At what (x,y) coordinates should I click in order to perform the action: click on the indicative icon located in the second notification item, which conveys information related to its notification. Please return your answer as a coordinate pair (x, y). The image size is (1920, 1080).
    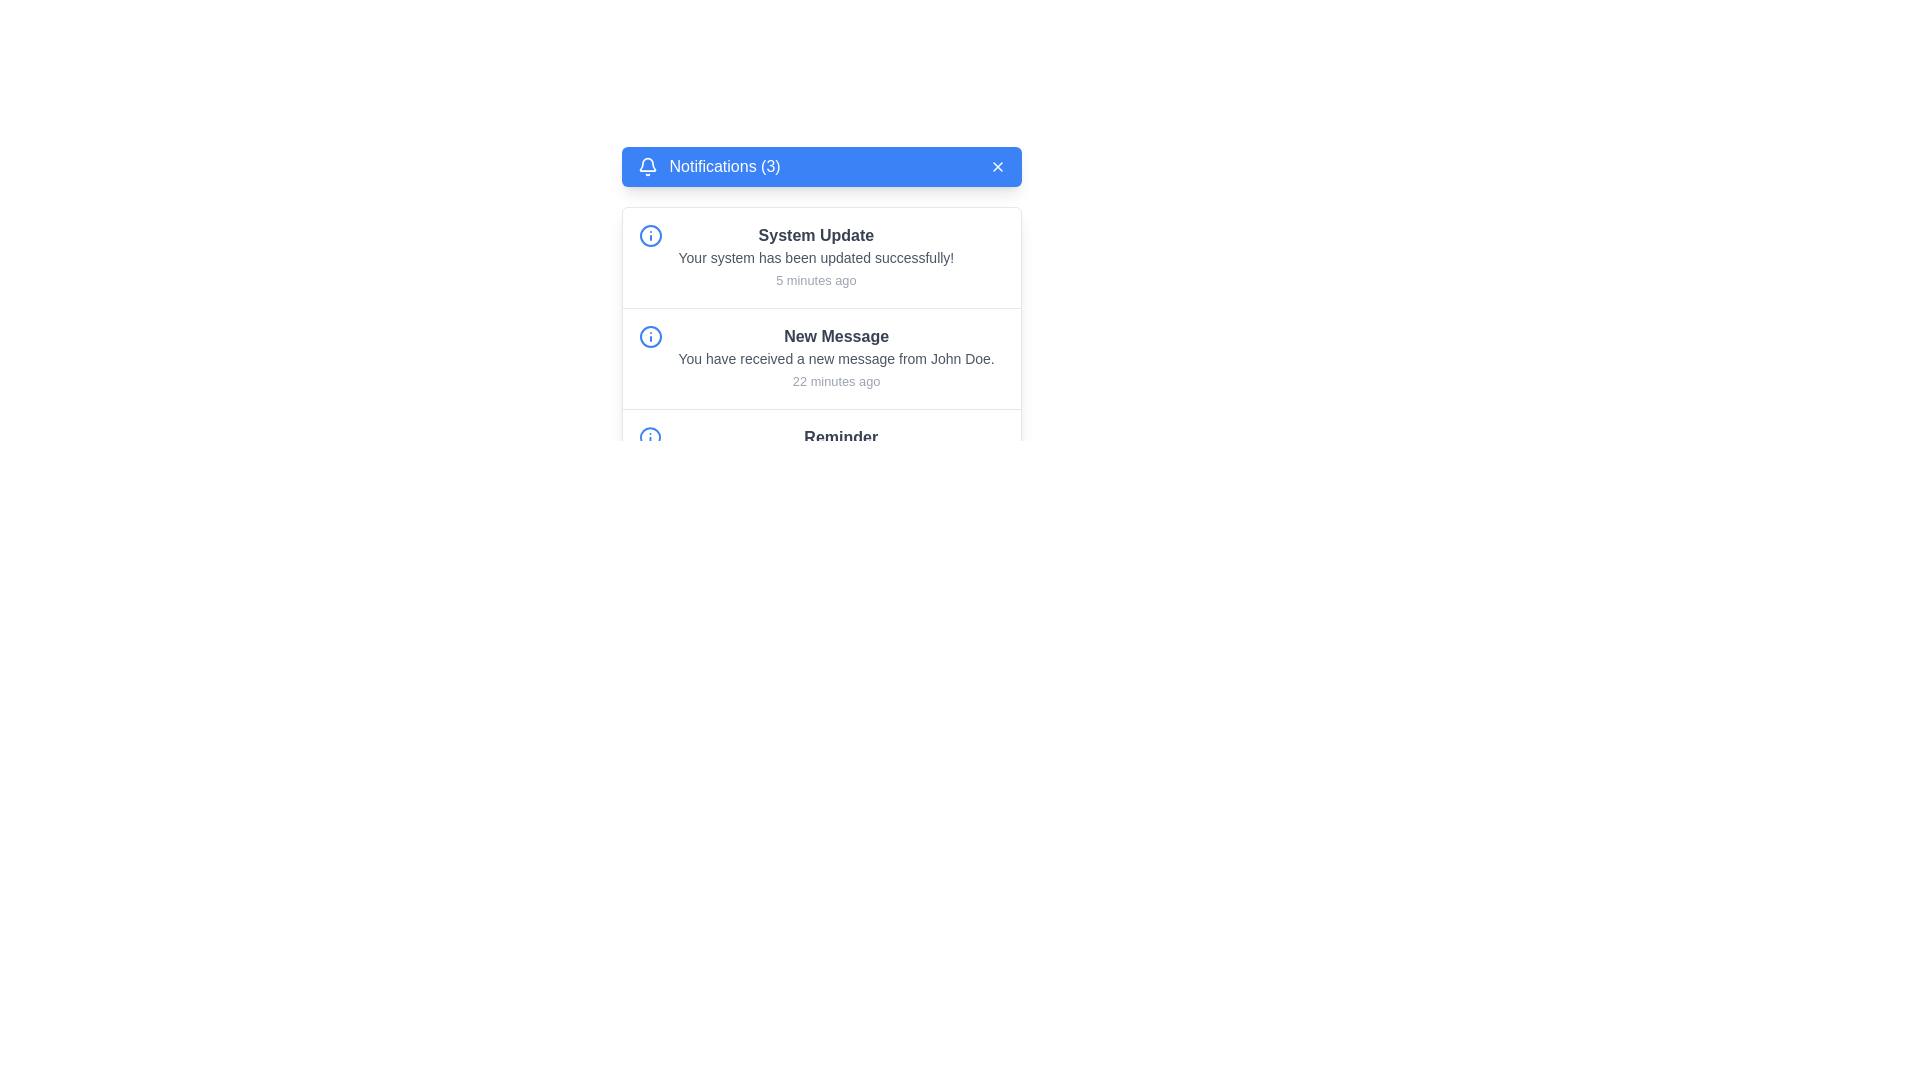
    Looking at the image, I should click on (650, 335).